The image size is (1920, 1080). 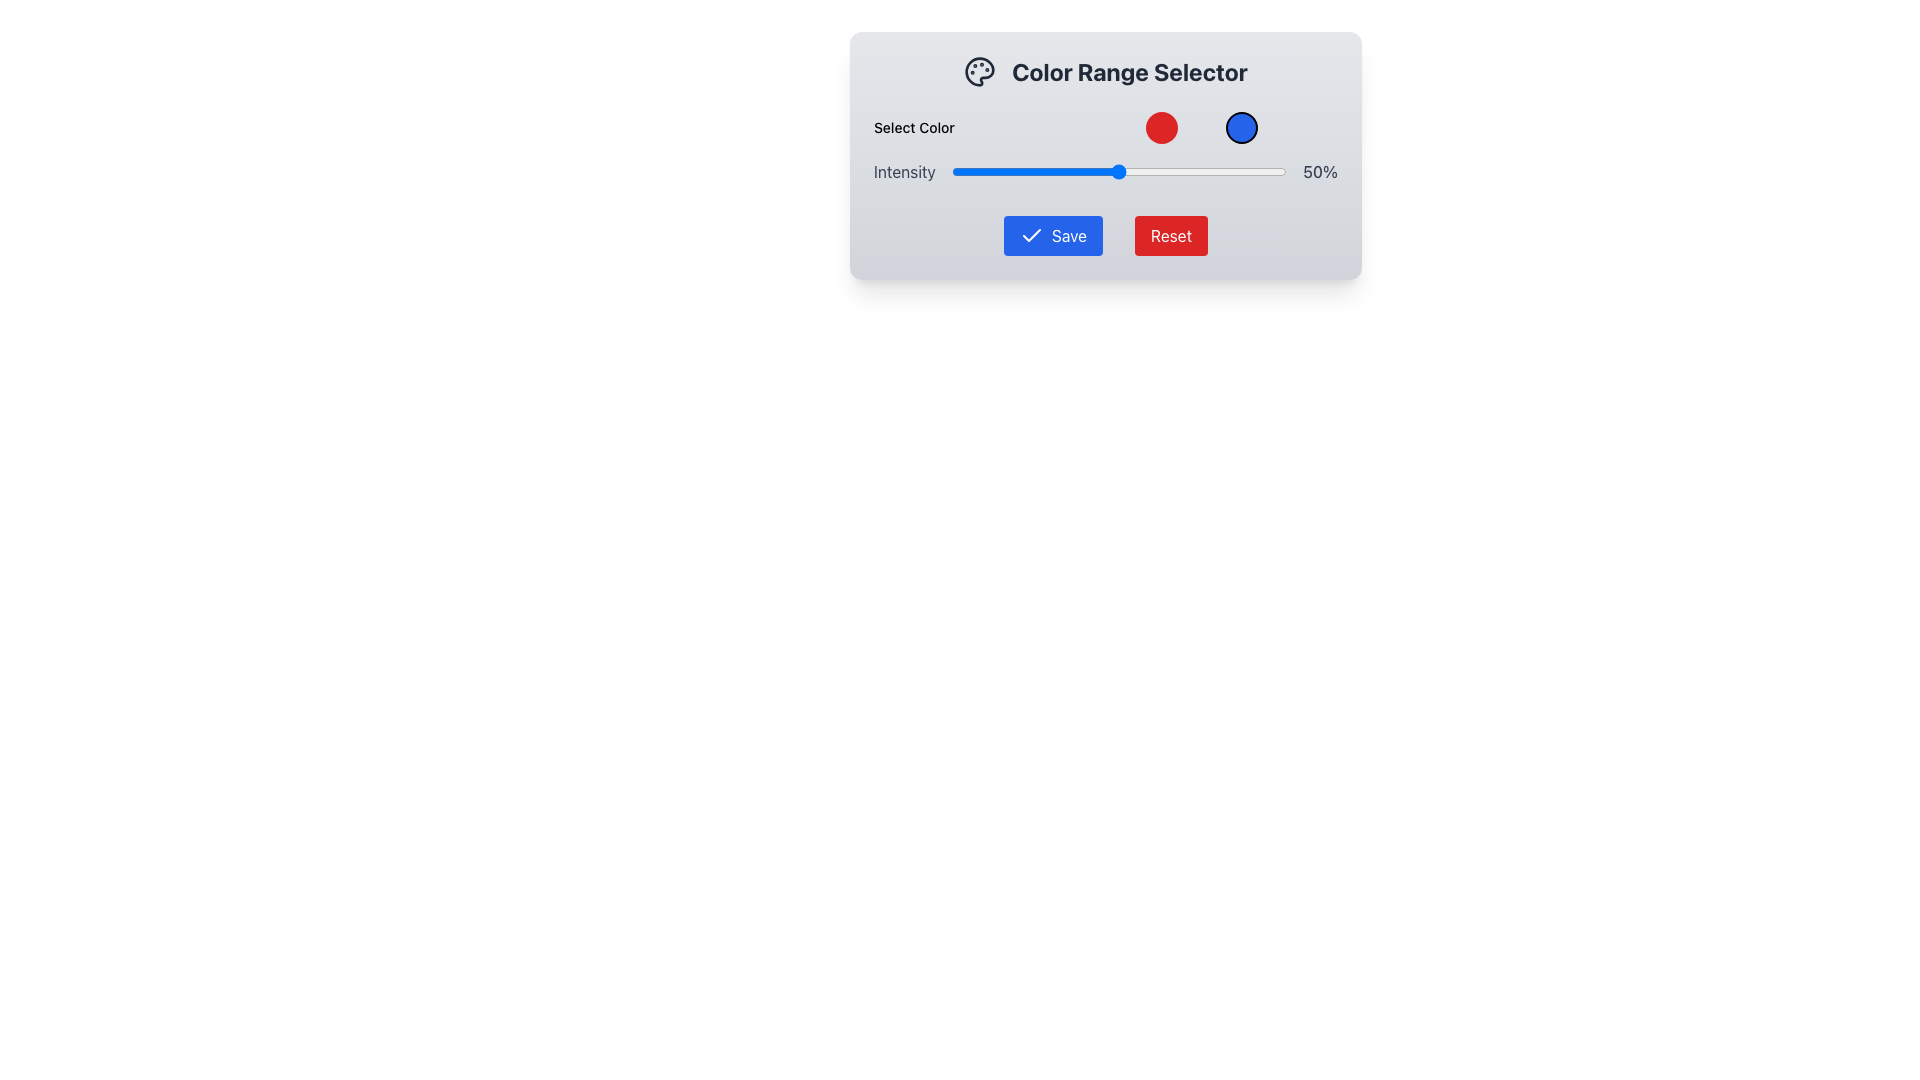 What do you see at coordinates (1104, 127) in the screenshot?
I see `the selectable color indicator, a small blue sphere outlined in black, located under the 'Select Color' heading` at bounding box center [1104, 127].